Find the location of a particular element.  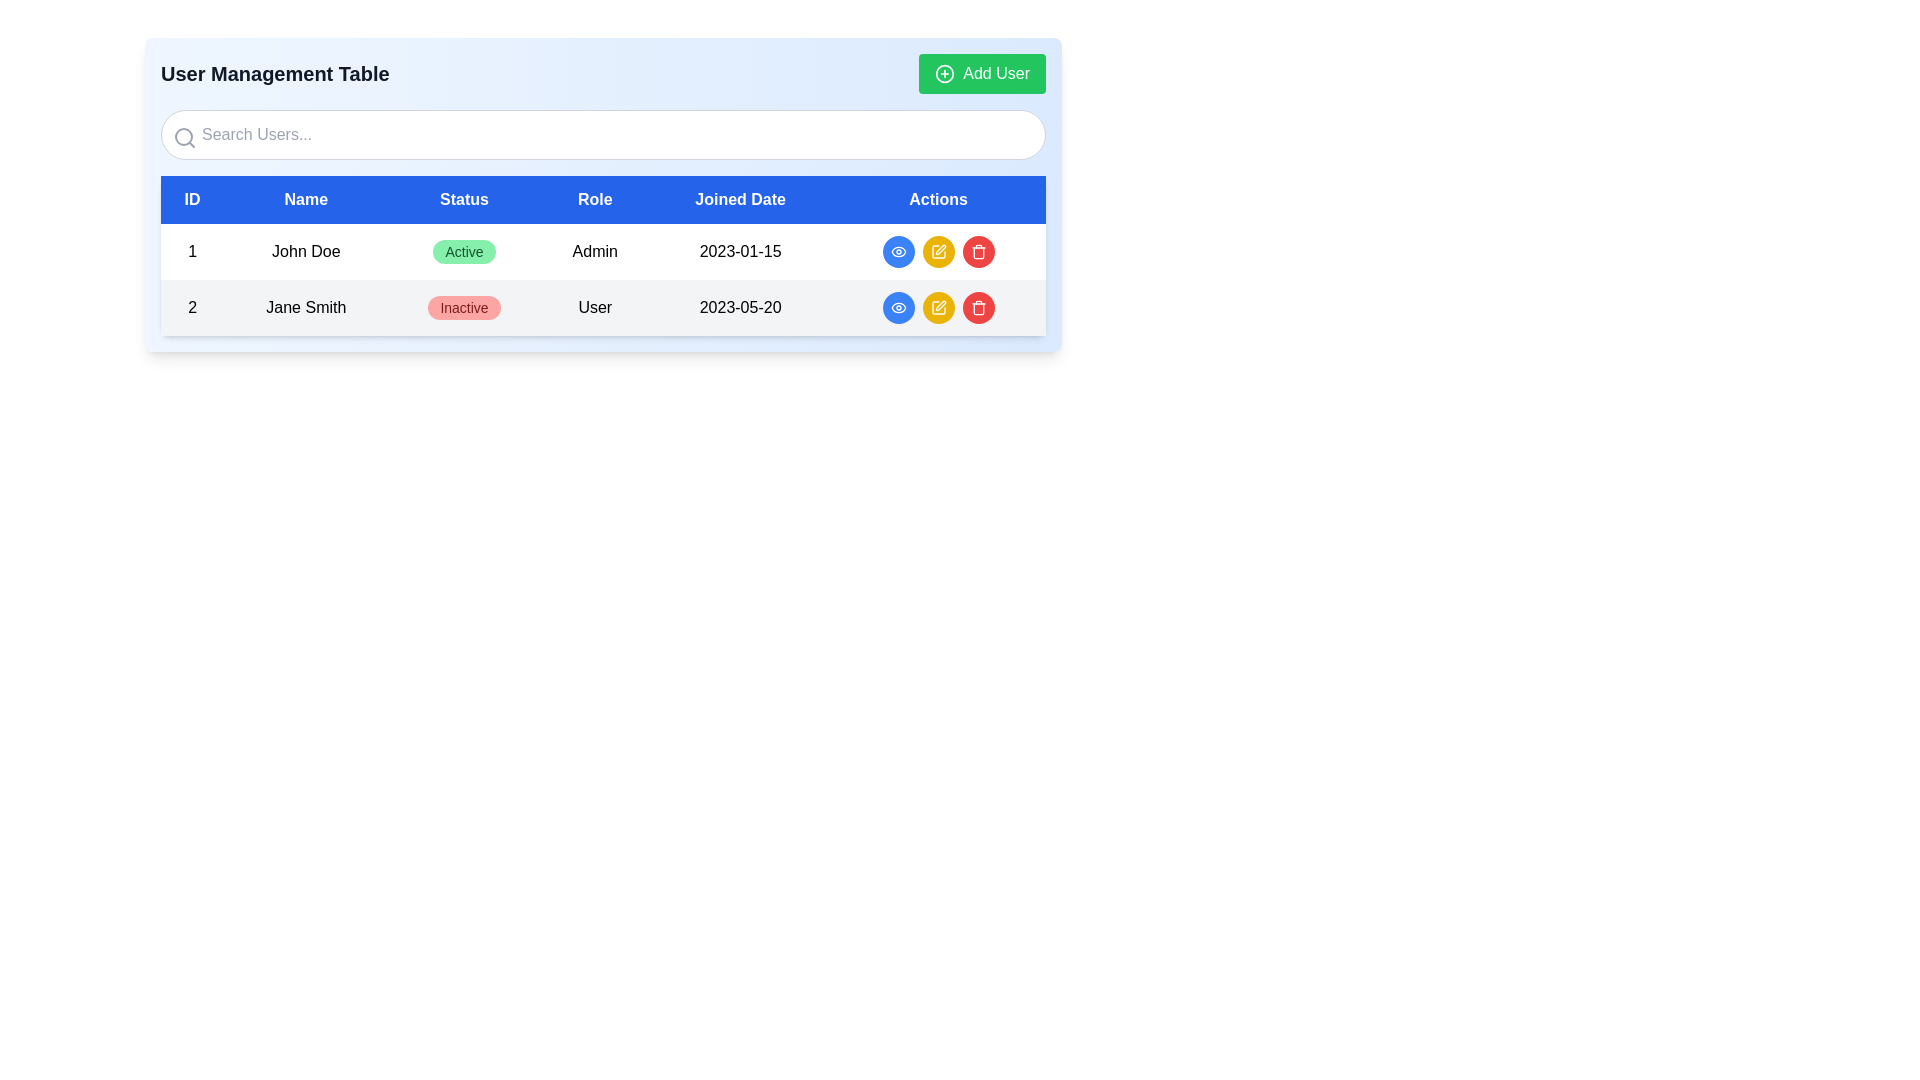

the middle section of the trash can icon representing the delete action for user 'Jane Smith' in the 'Actions' column is located at coordinates (978, 309).